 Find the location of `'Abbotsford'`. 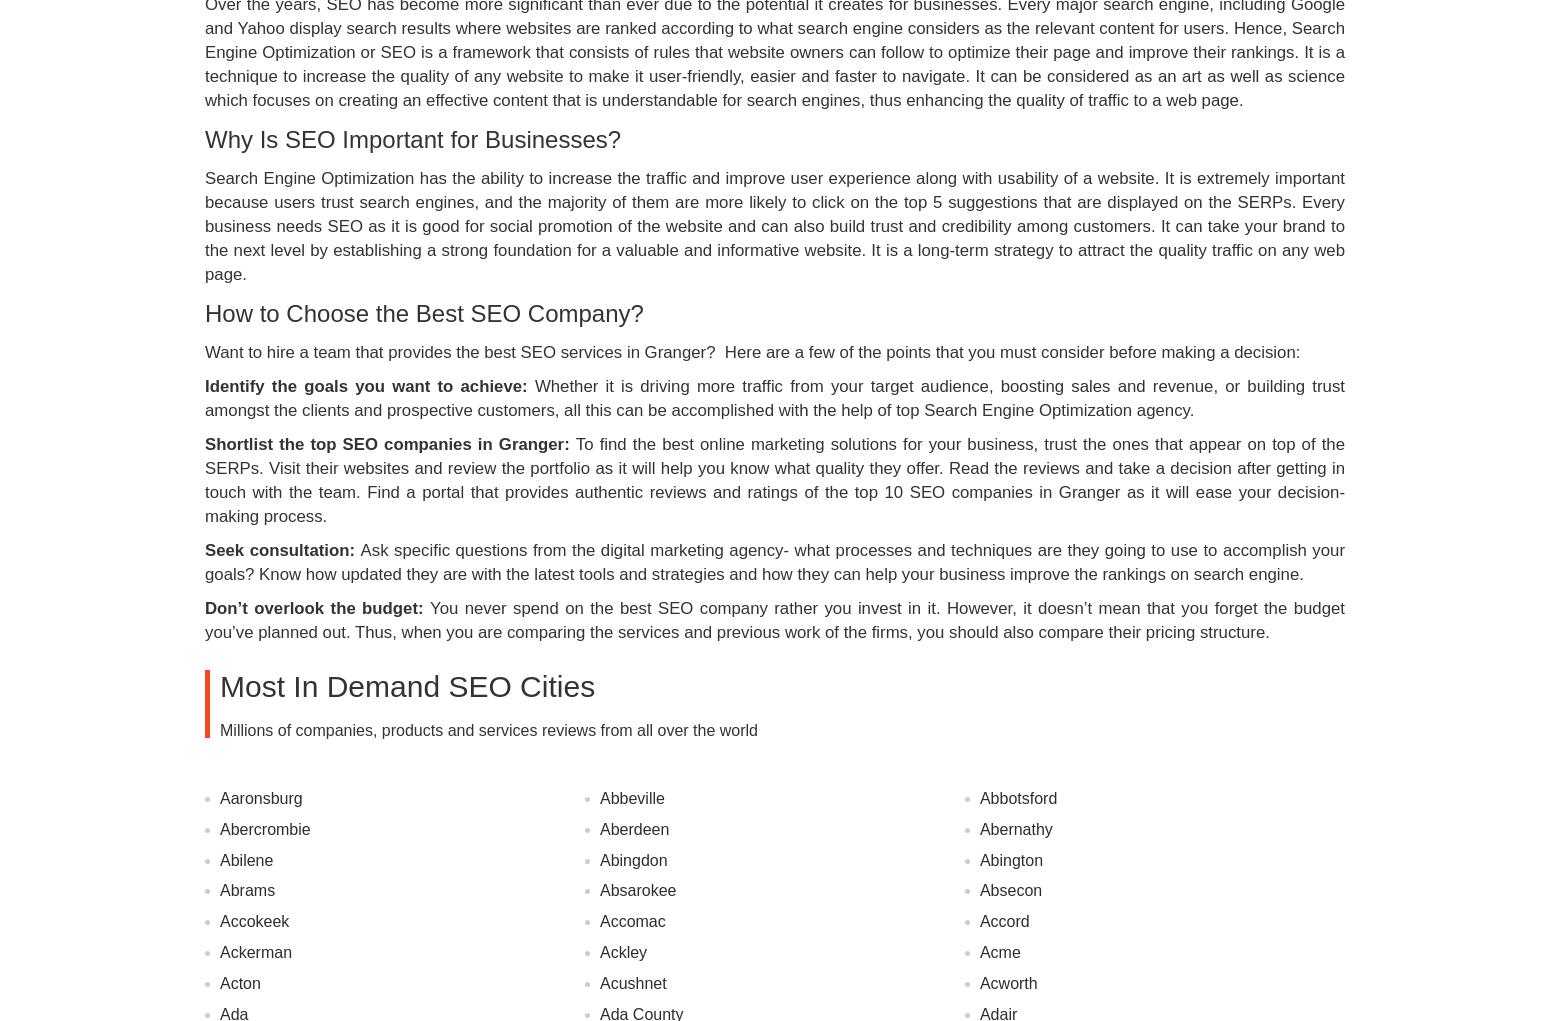

'Abbotsford' is located at coordinates (1018, 796).